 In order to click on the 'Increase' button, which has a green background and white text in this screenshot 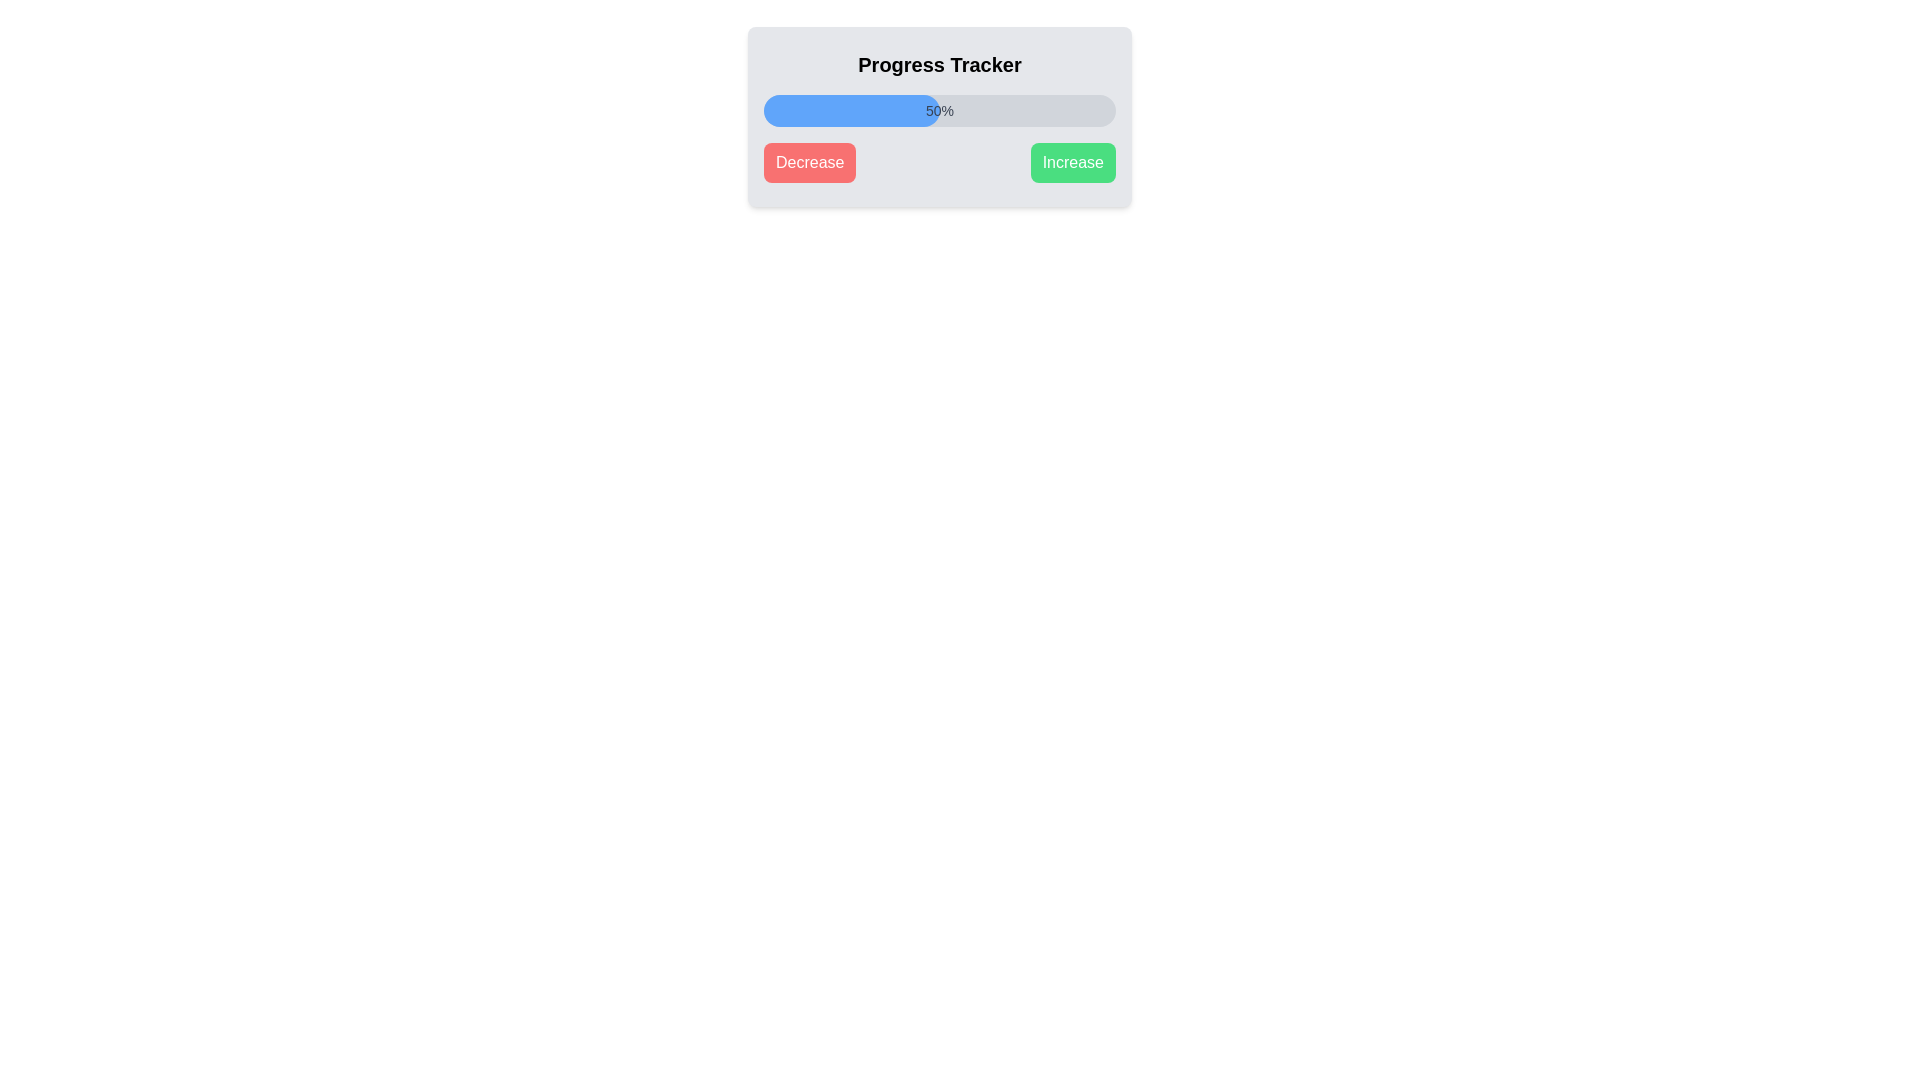, I will do `click(1072, 161)`.